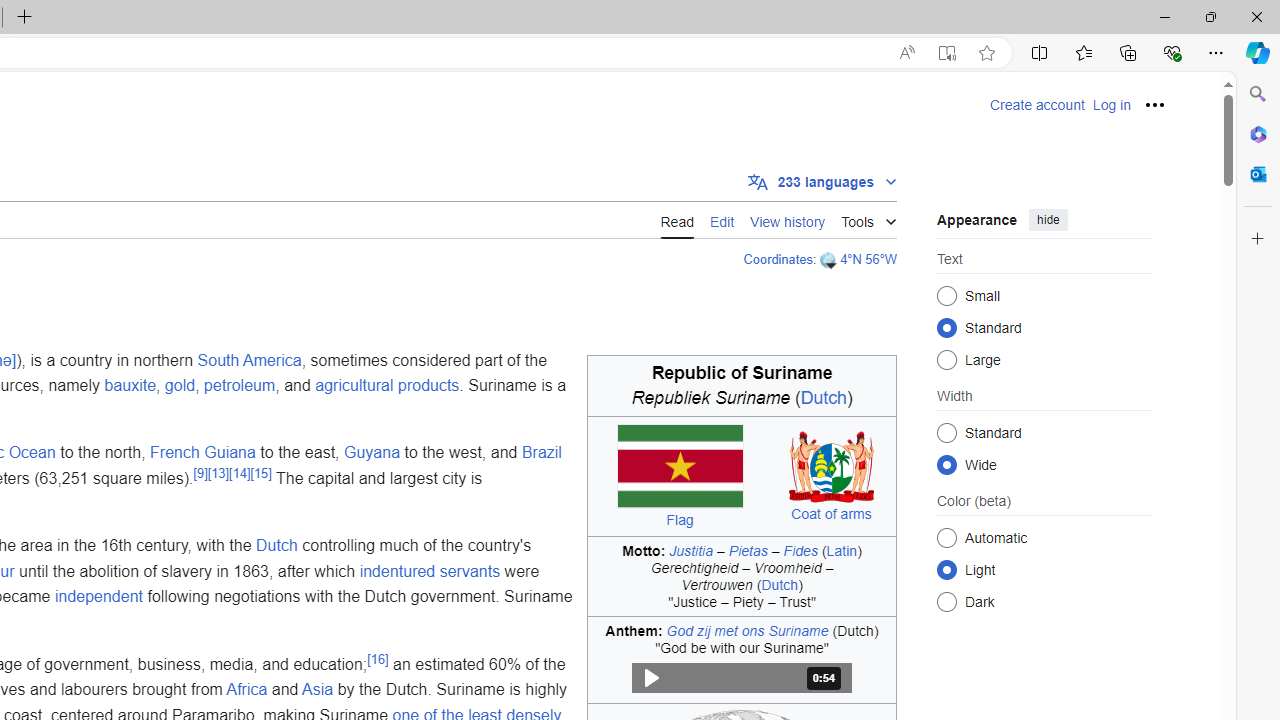 The height and width of the screenshot is (720, 1280). I want to click on 'gold', so click(179, 386).